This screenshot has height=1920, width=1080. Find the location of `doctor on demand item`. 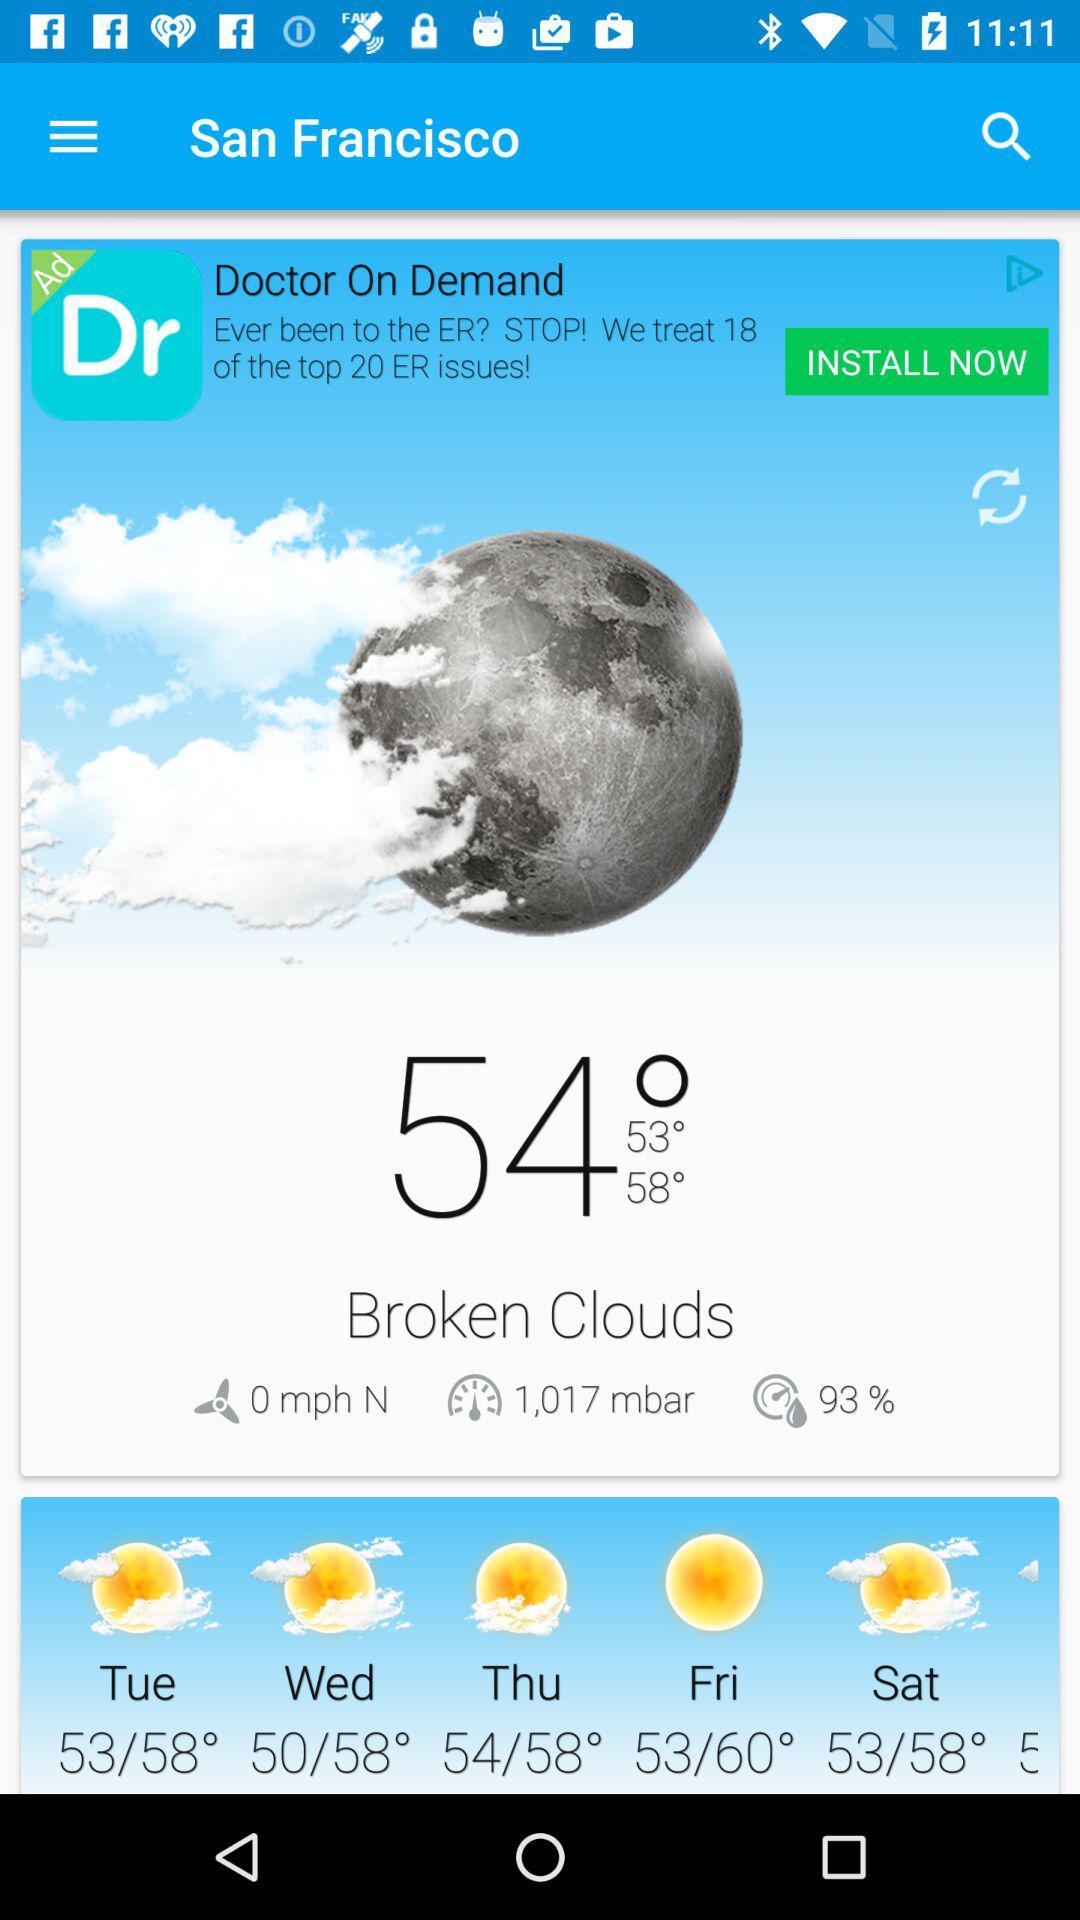

doctor on demand item is located at coordinates (603, 277).